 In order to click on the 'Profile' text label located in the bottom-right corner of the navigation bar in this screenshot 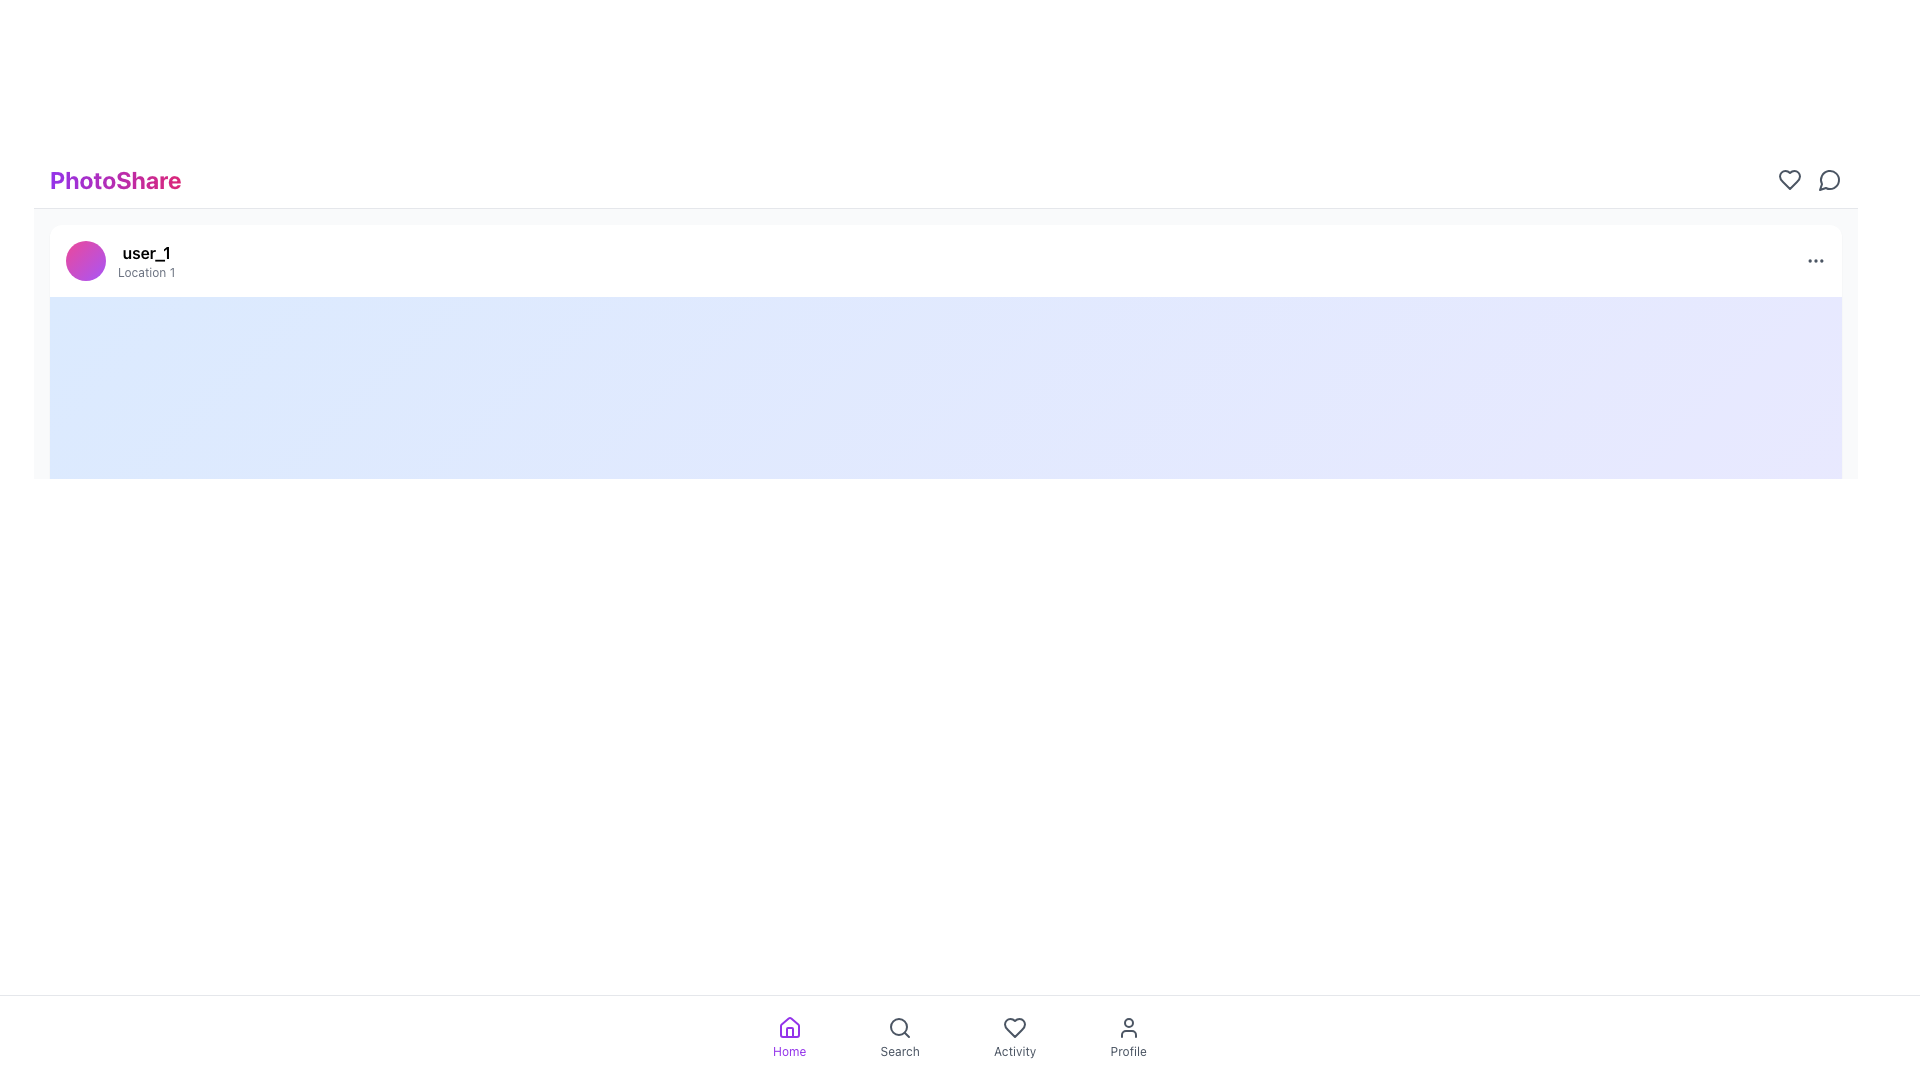, I will do `click(1128, 1051)`.